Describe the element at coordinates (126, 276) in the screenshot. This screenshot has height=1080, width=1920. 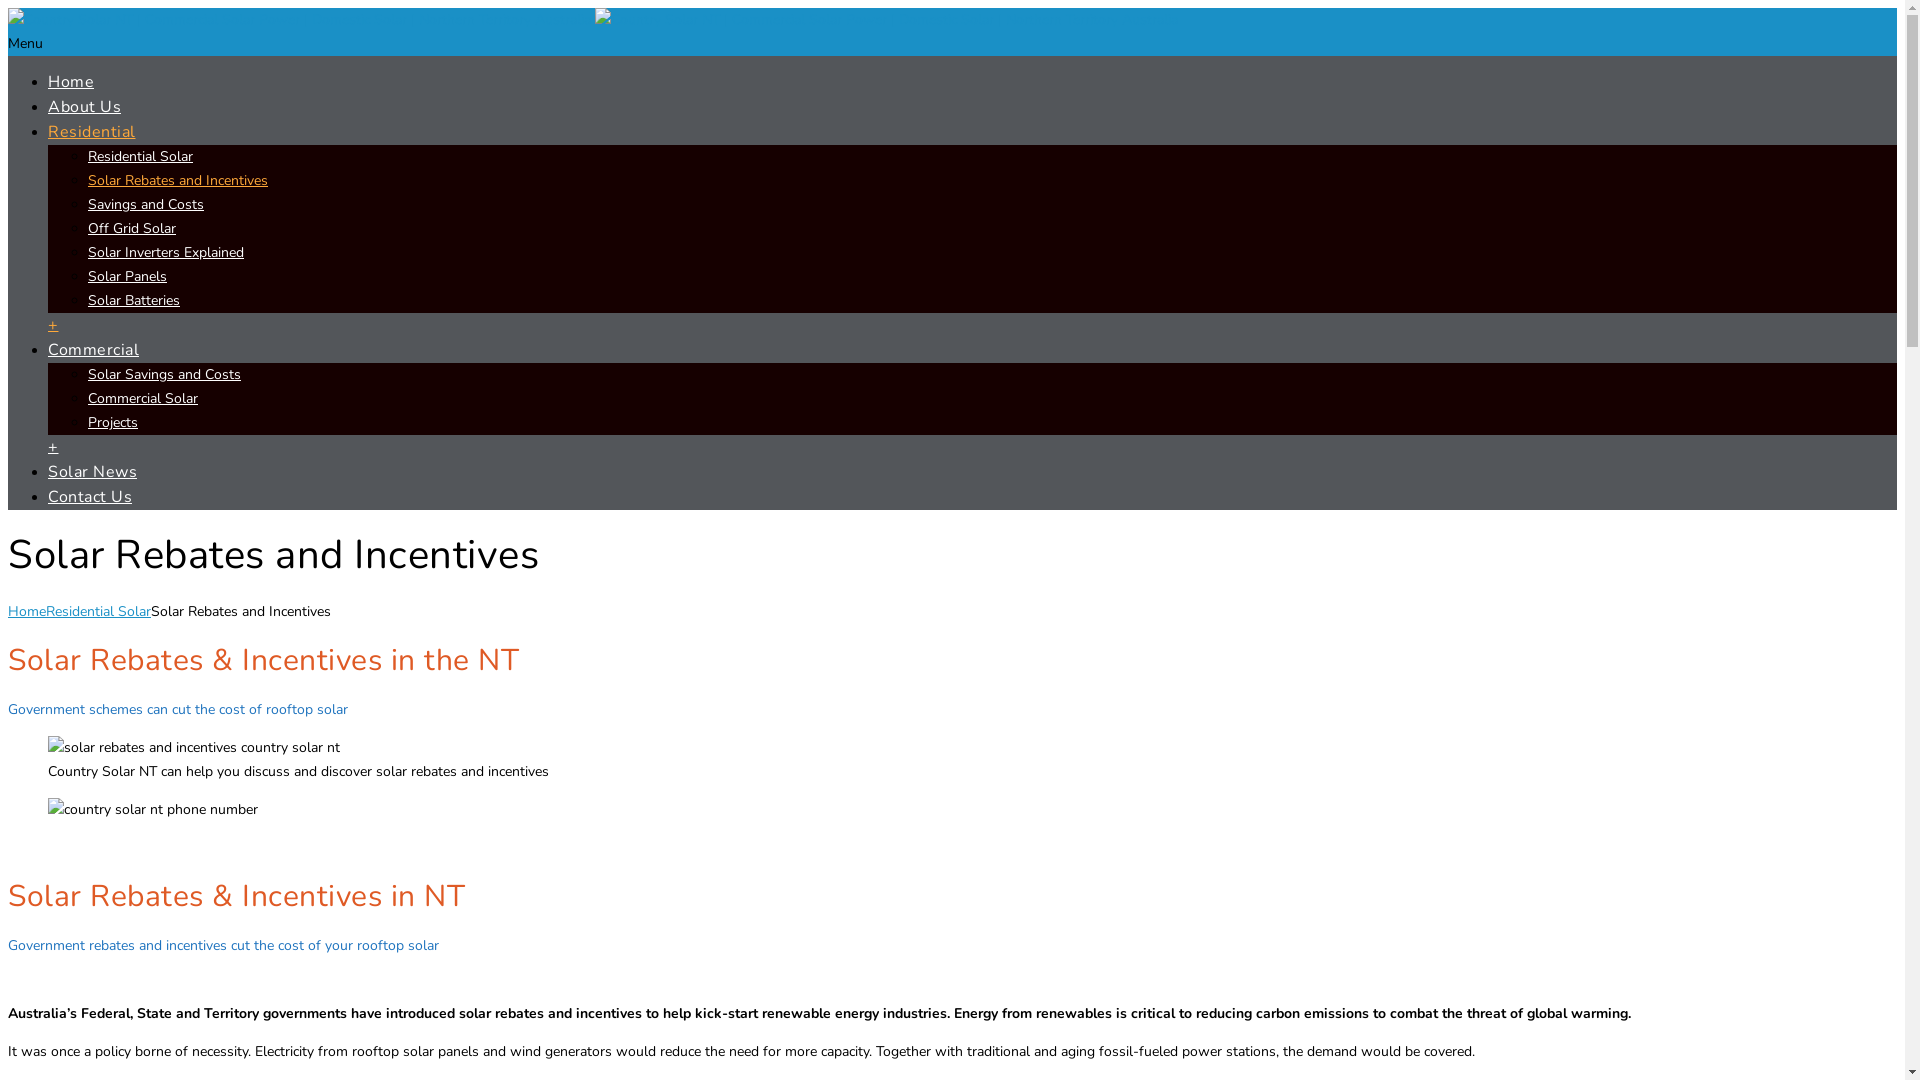
I see `'Solar Panels'` at that location.